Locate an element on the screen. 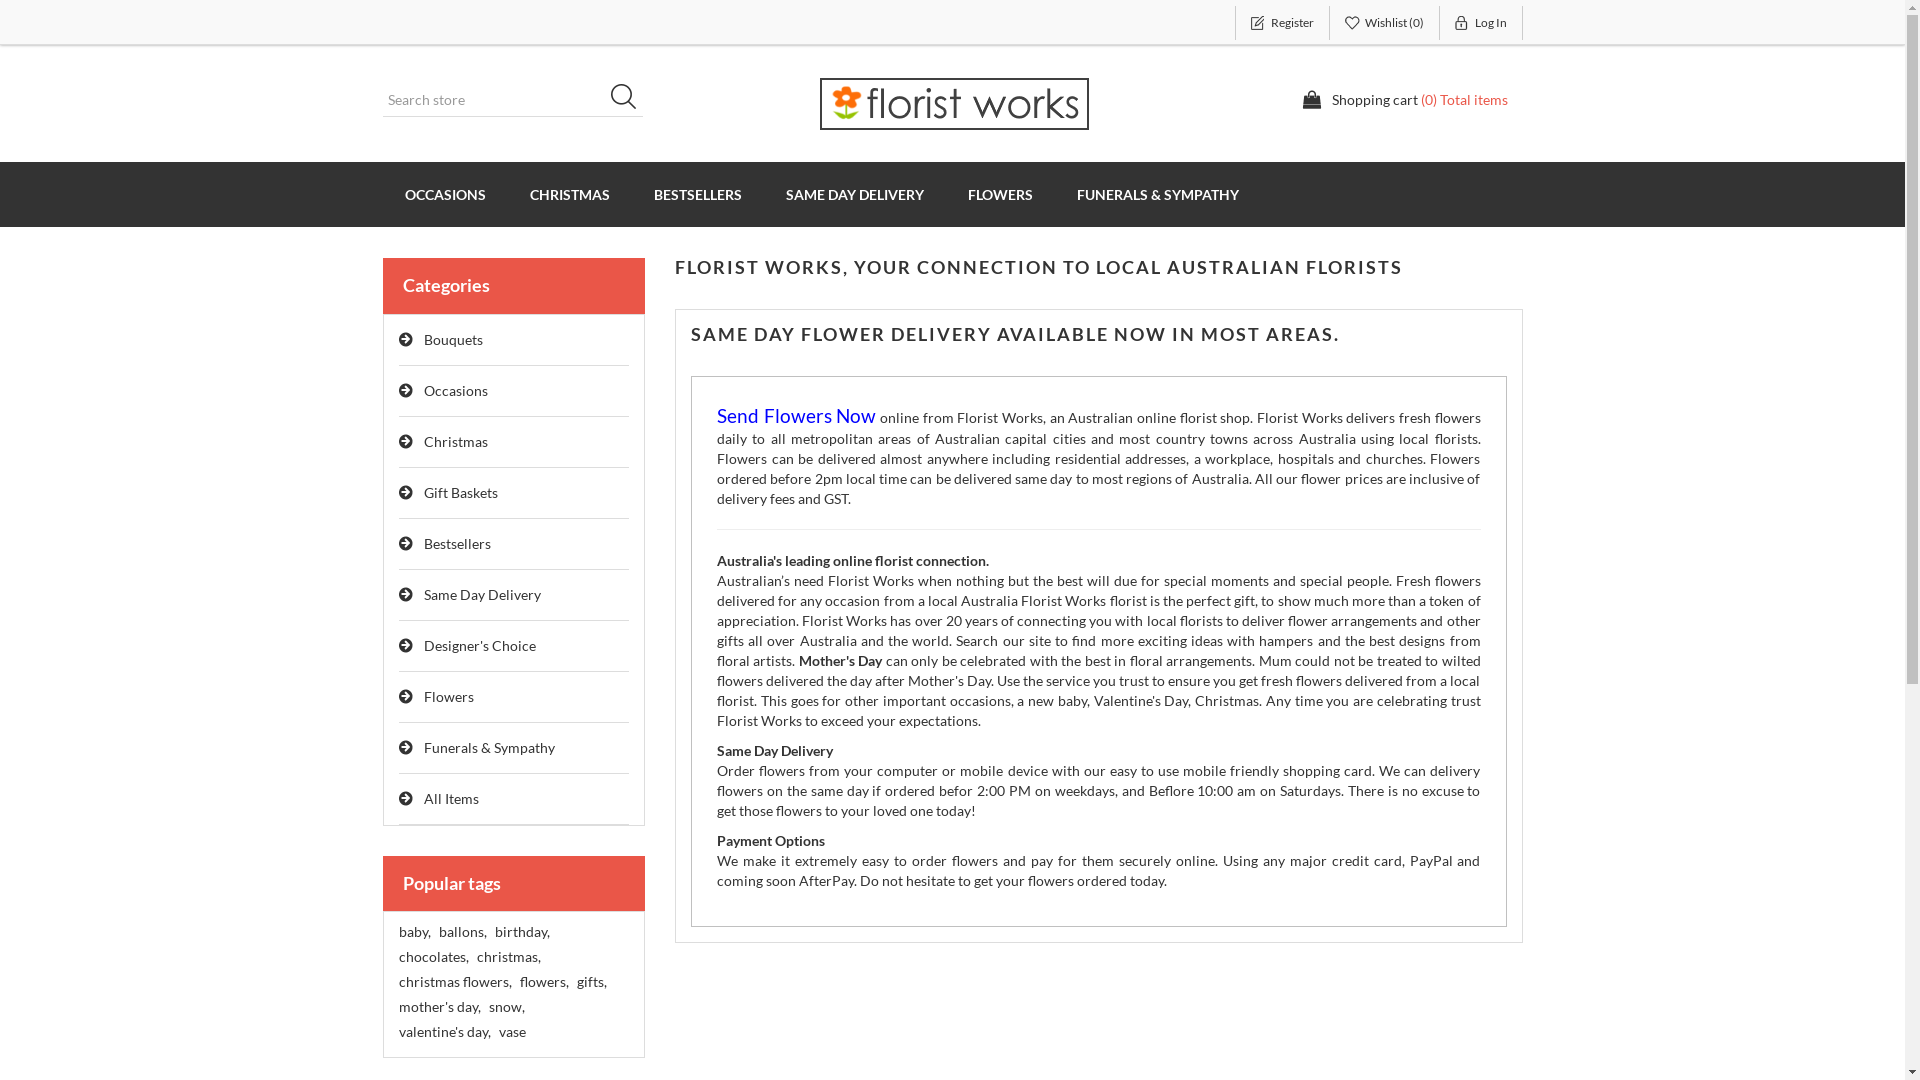  'Christmas' is located at coordinates (398, 441).